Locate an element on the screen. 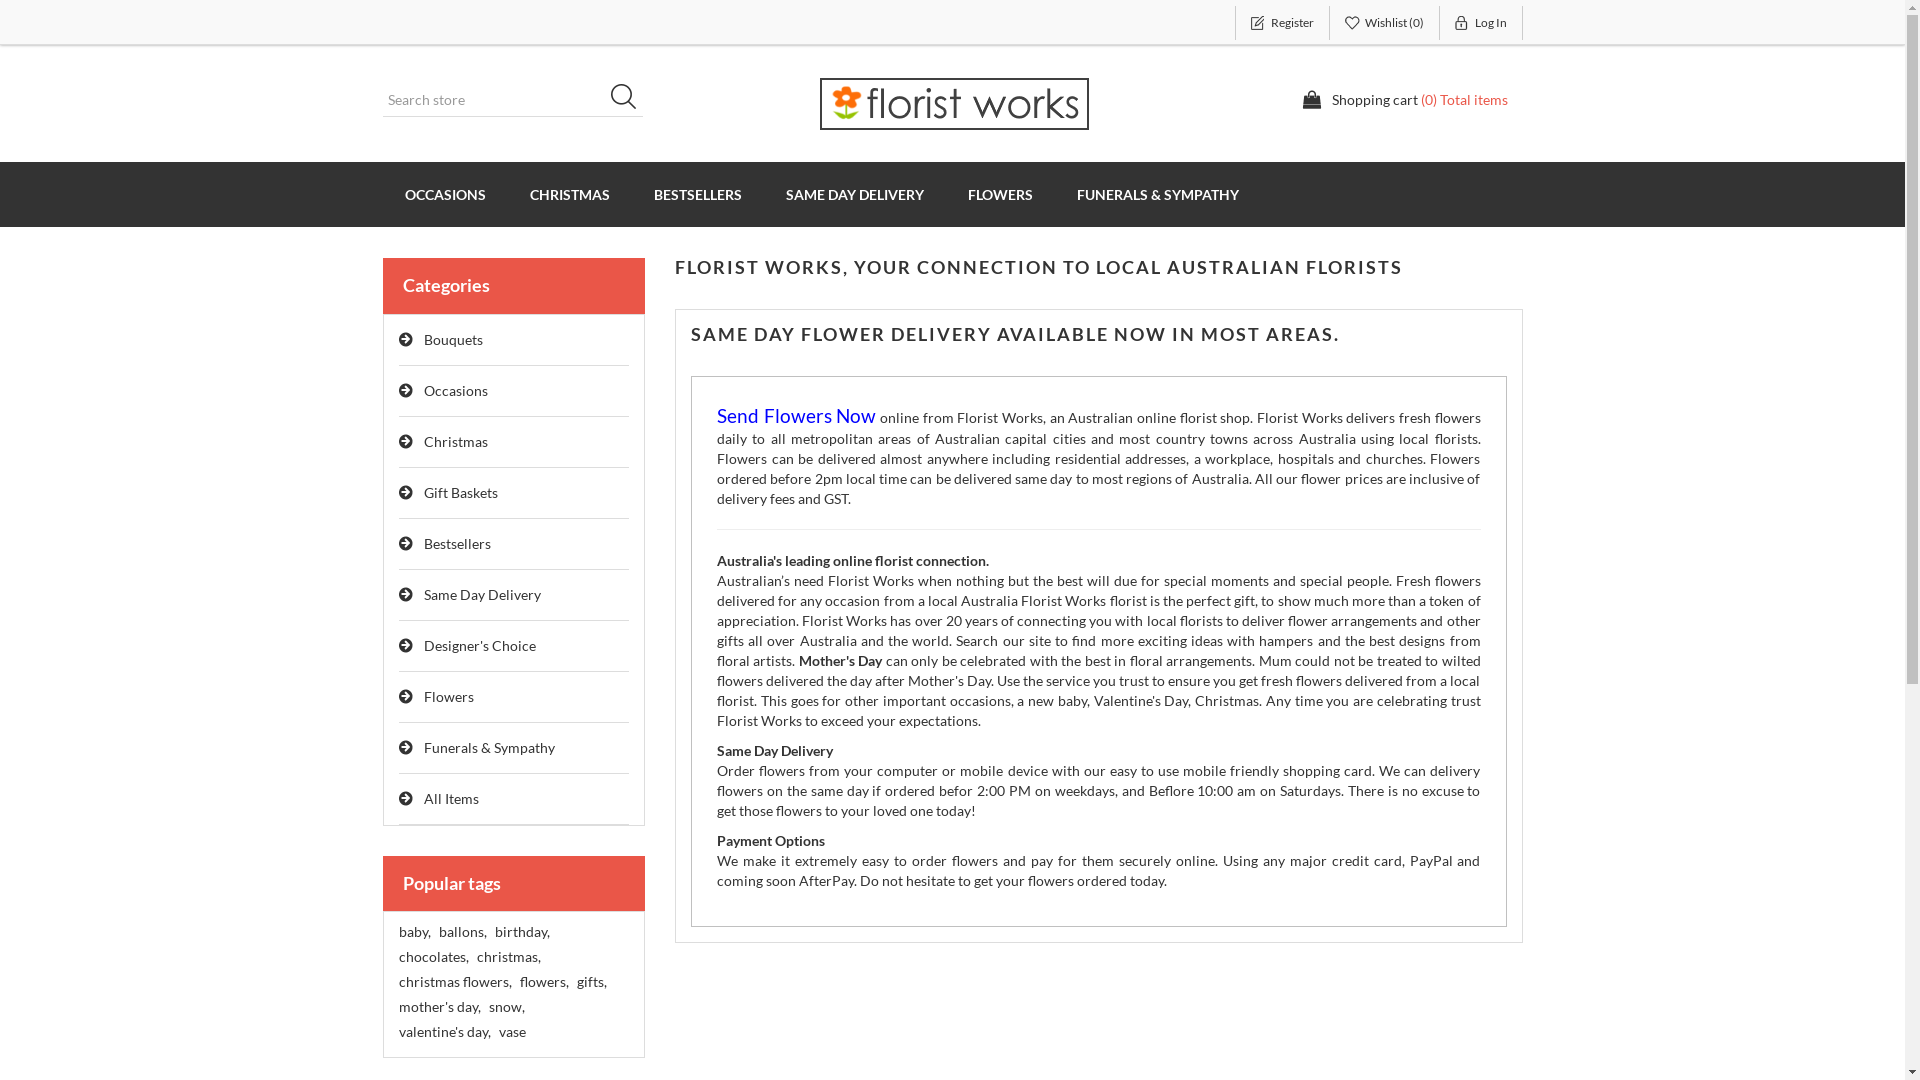  'Christmas' is located at coordinates (398, 441).